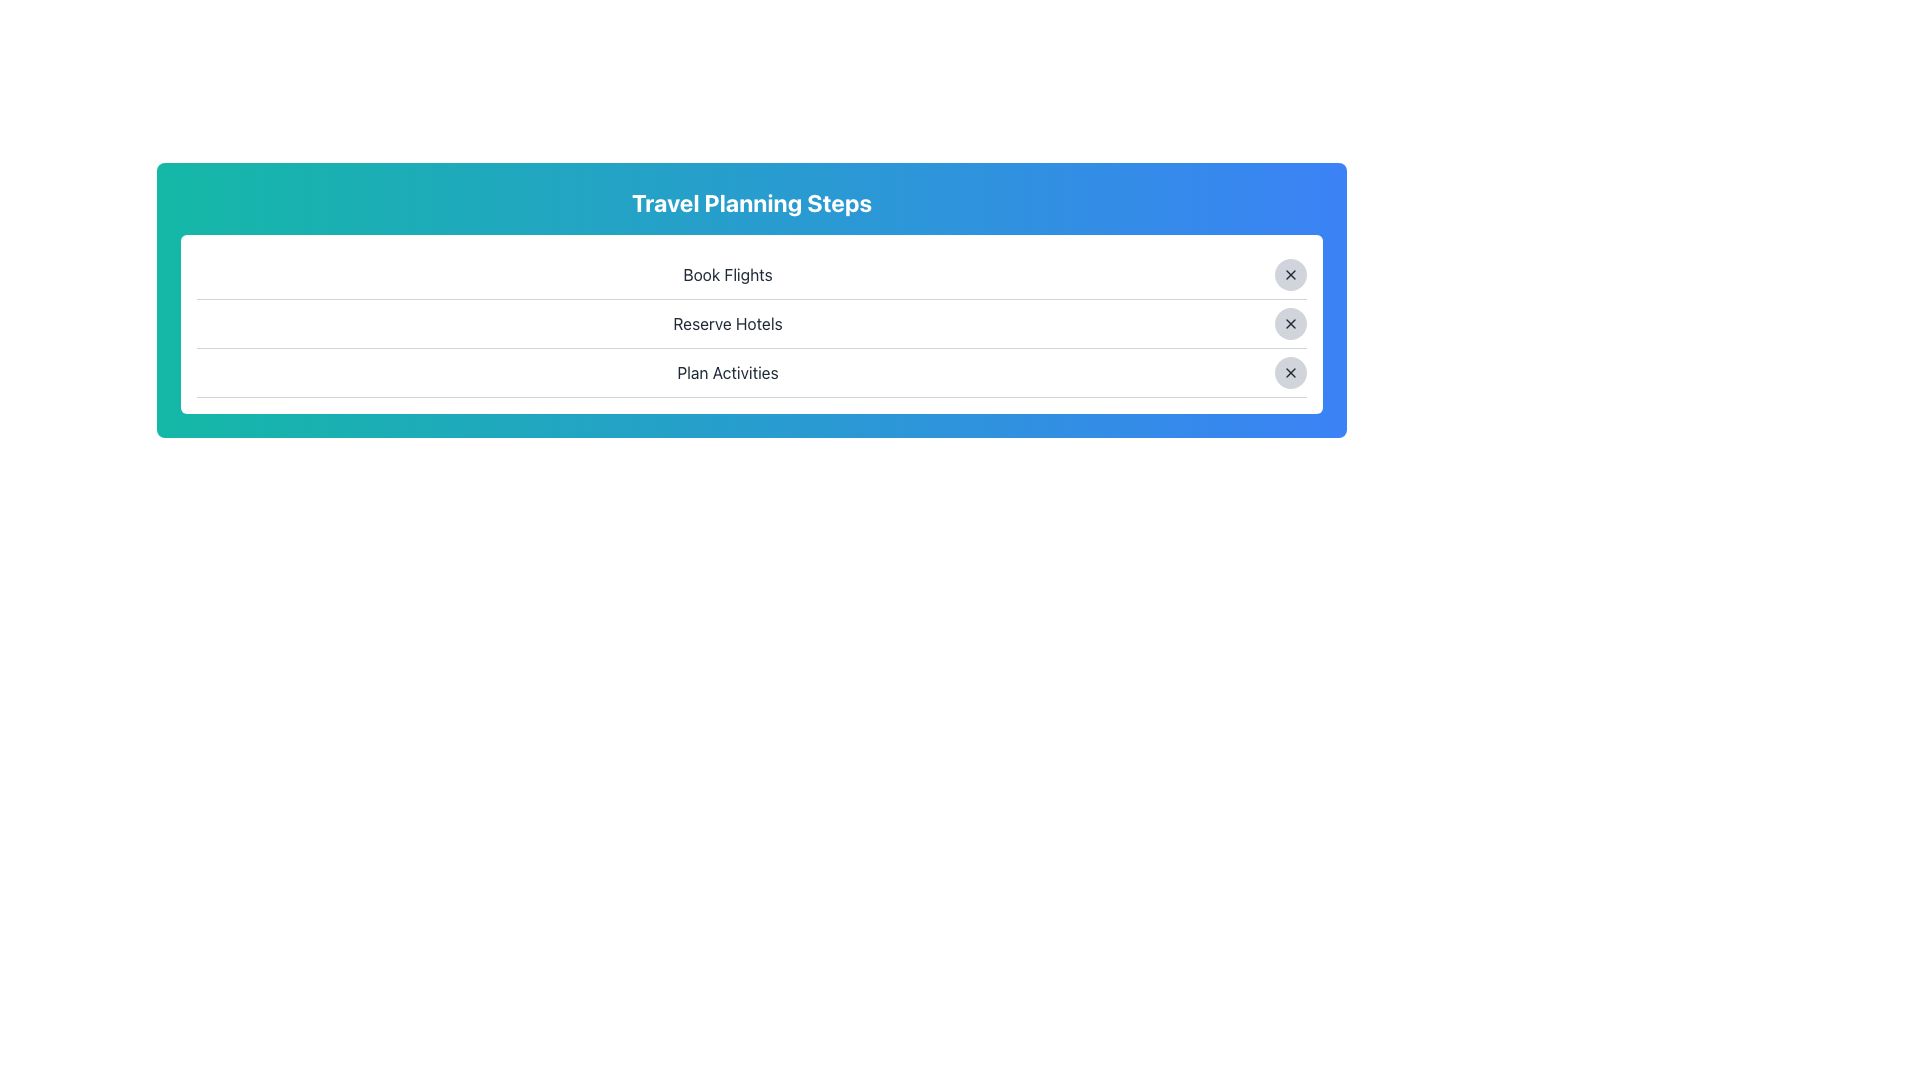  I want to click on the delete button on the far right side of the row containing the text 'Reserve Hotels', so click(1291, 323).